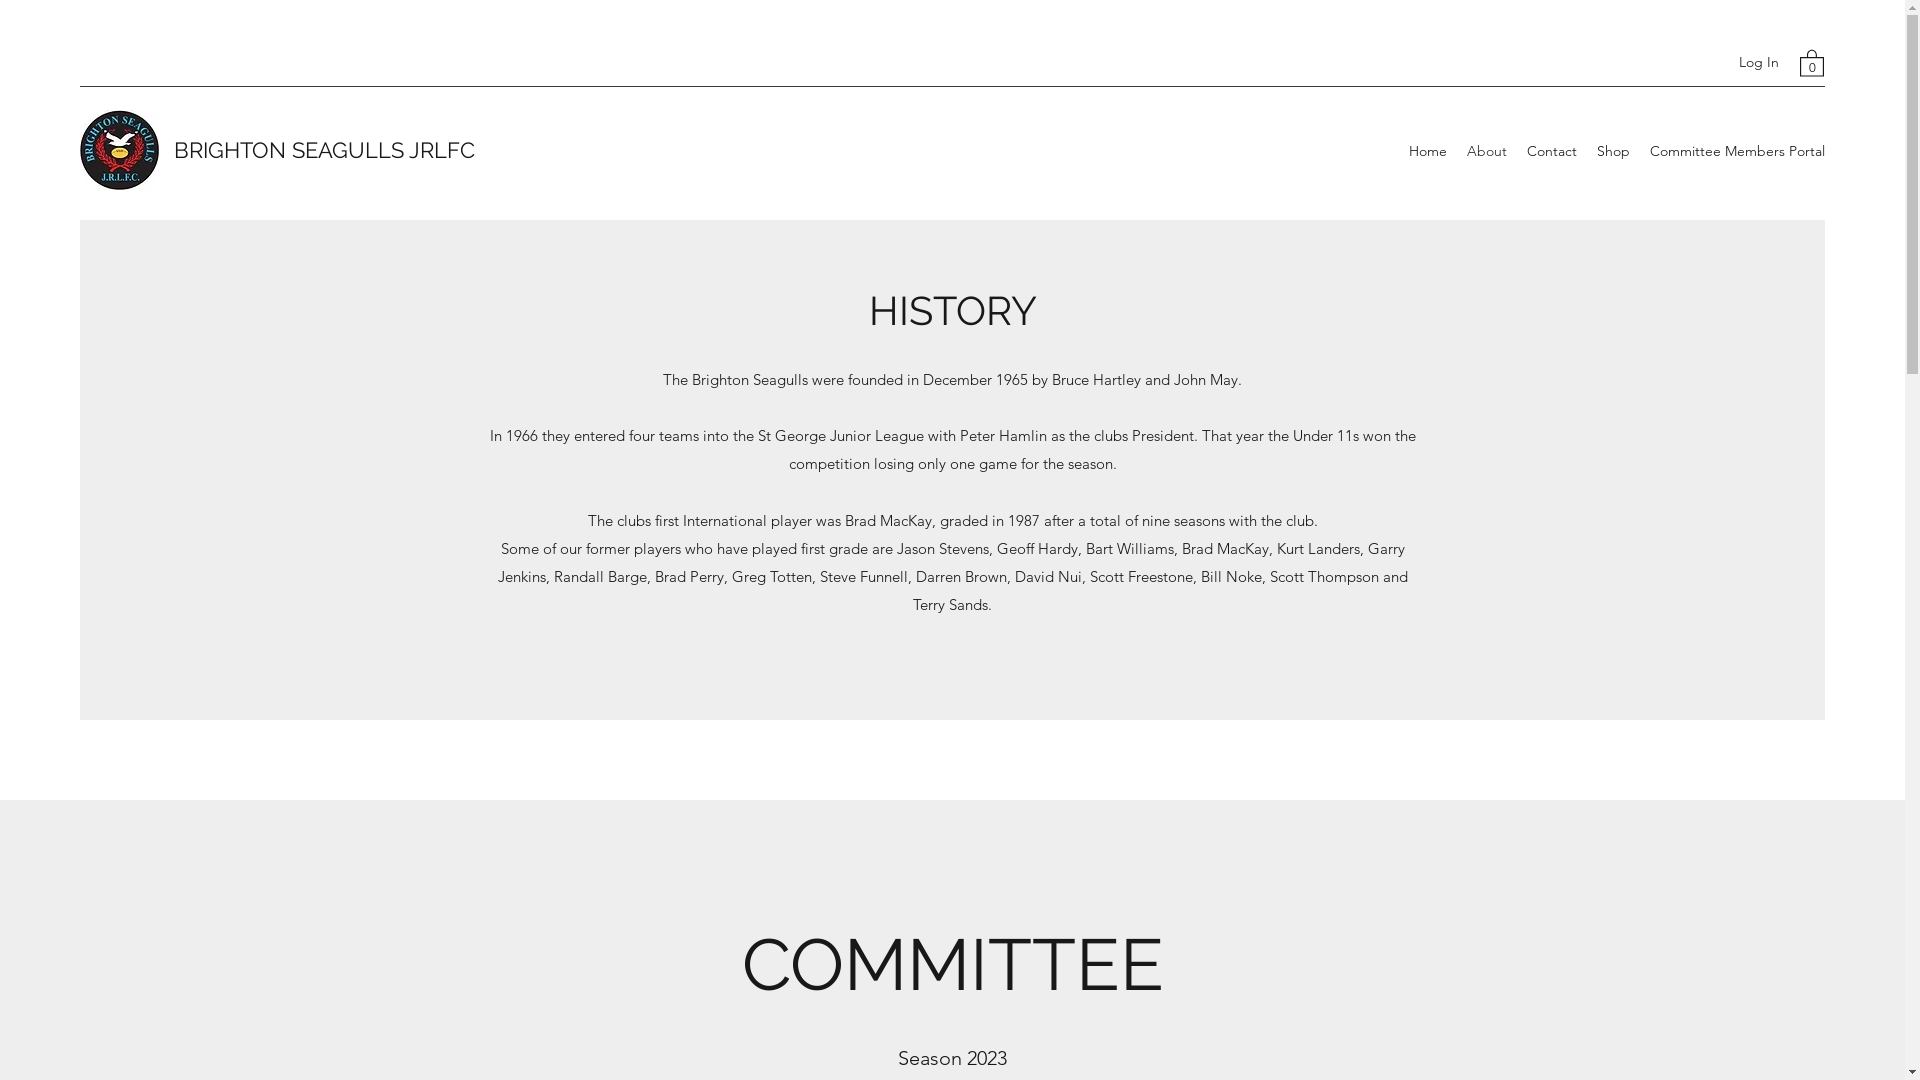 This screenshot has width=1920, height=1080. What do you see at coordinates (1487, 149) in the screenshot?
I see `'About'` at bounding box center [1487, 149].